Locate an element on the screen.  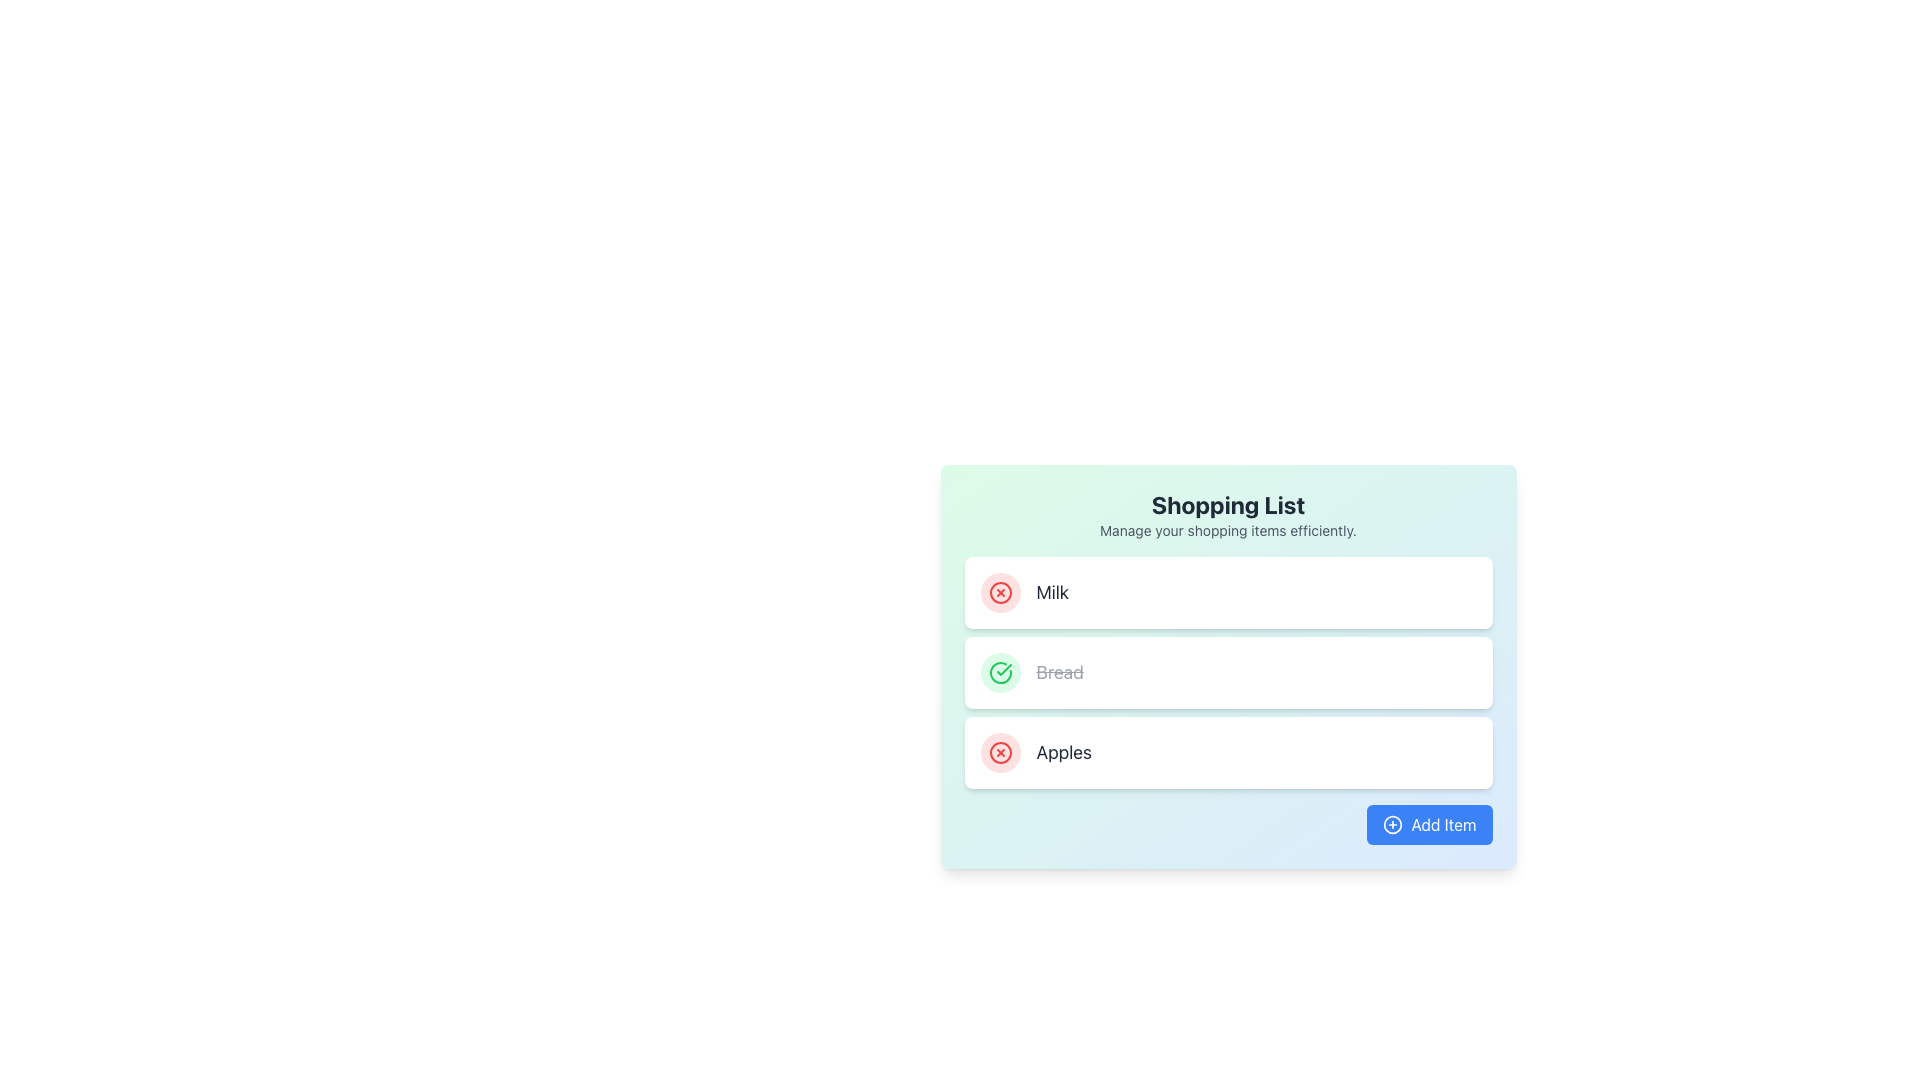
the circular Icon Button with a green checkmark icon is located at coordinates (1000, 672).